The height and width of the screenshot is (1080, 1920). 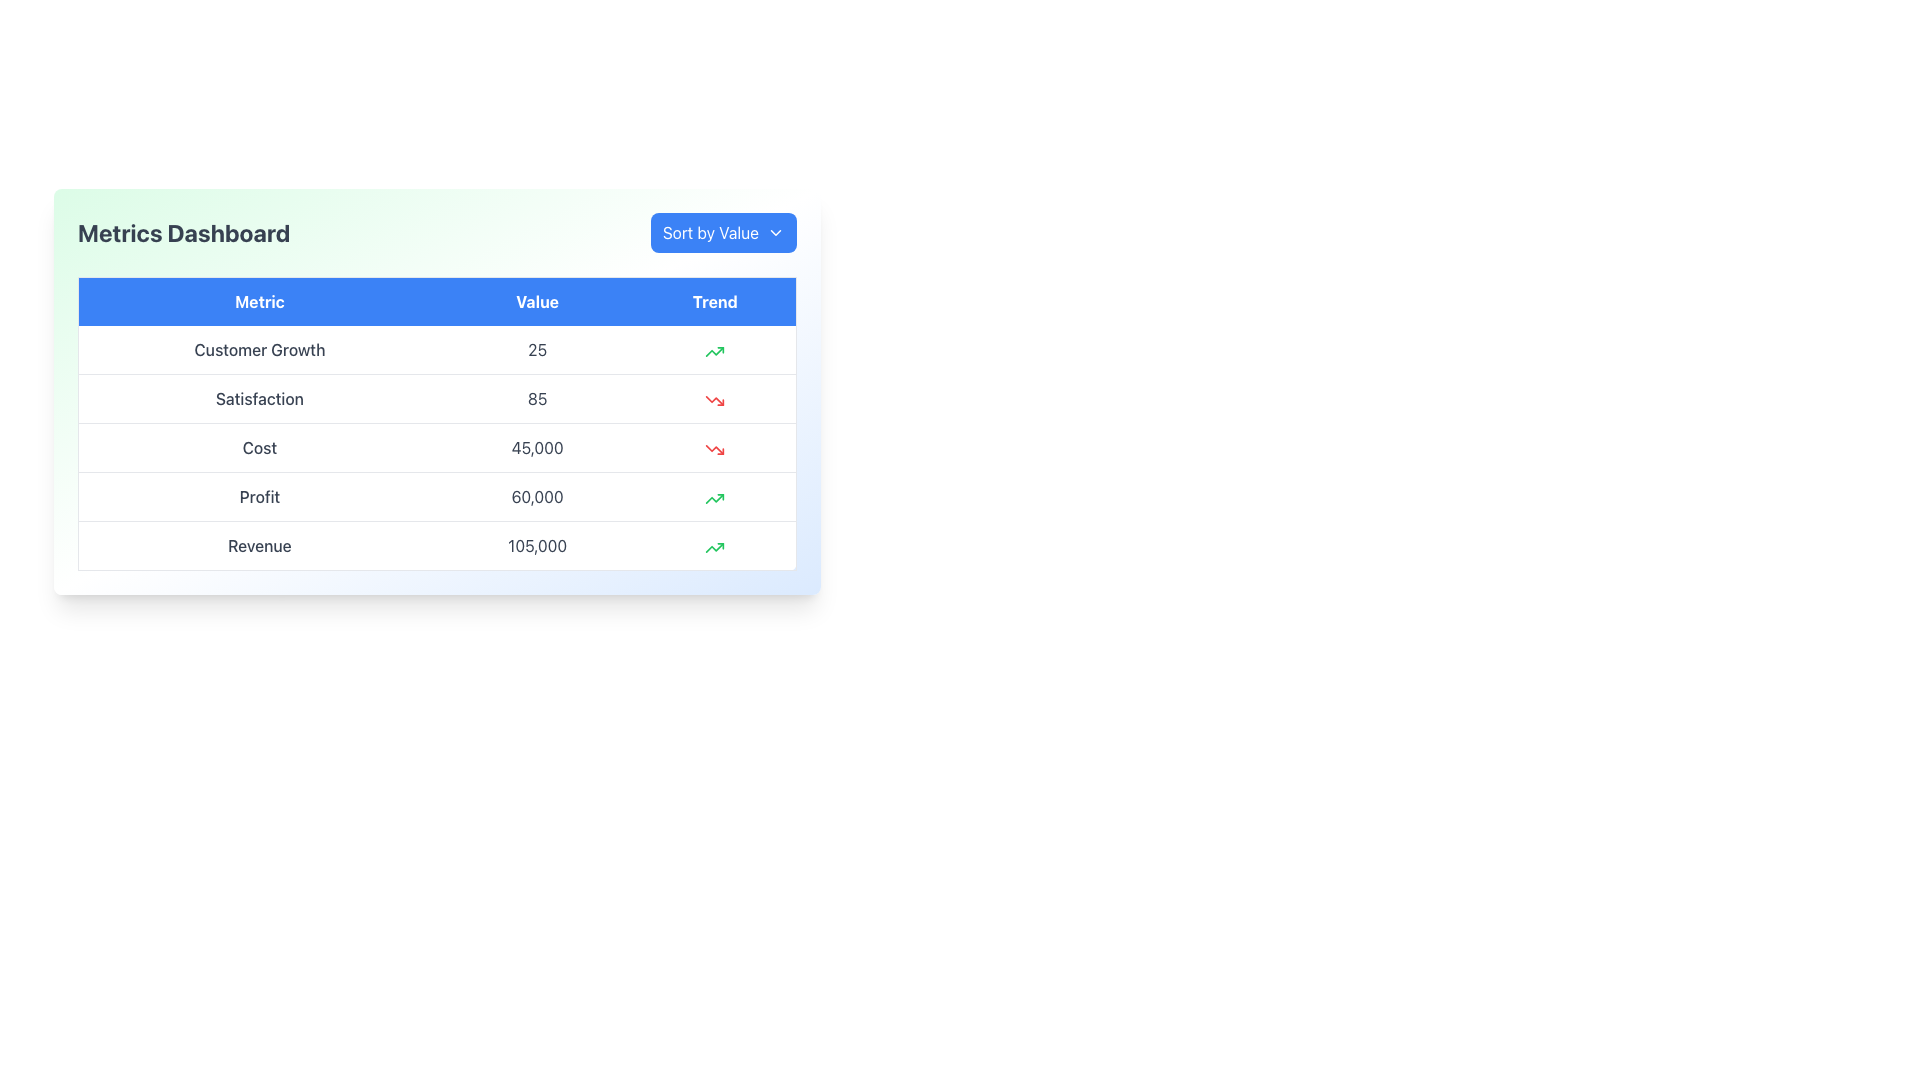 I want to click on the 'Sort by Value' button with a blue background and white text, located at the top-right corner of the interface, so click(x=722, y=231).